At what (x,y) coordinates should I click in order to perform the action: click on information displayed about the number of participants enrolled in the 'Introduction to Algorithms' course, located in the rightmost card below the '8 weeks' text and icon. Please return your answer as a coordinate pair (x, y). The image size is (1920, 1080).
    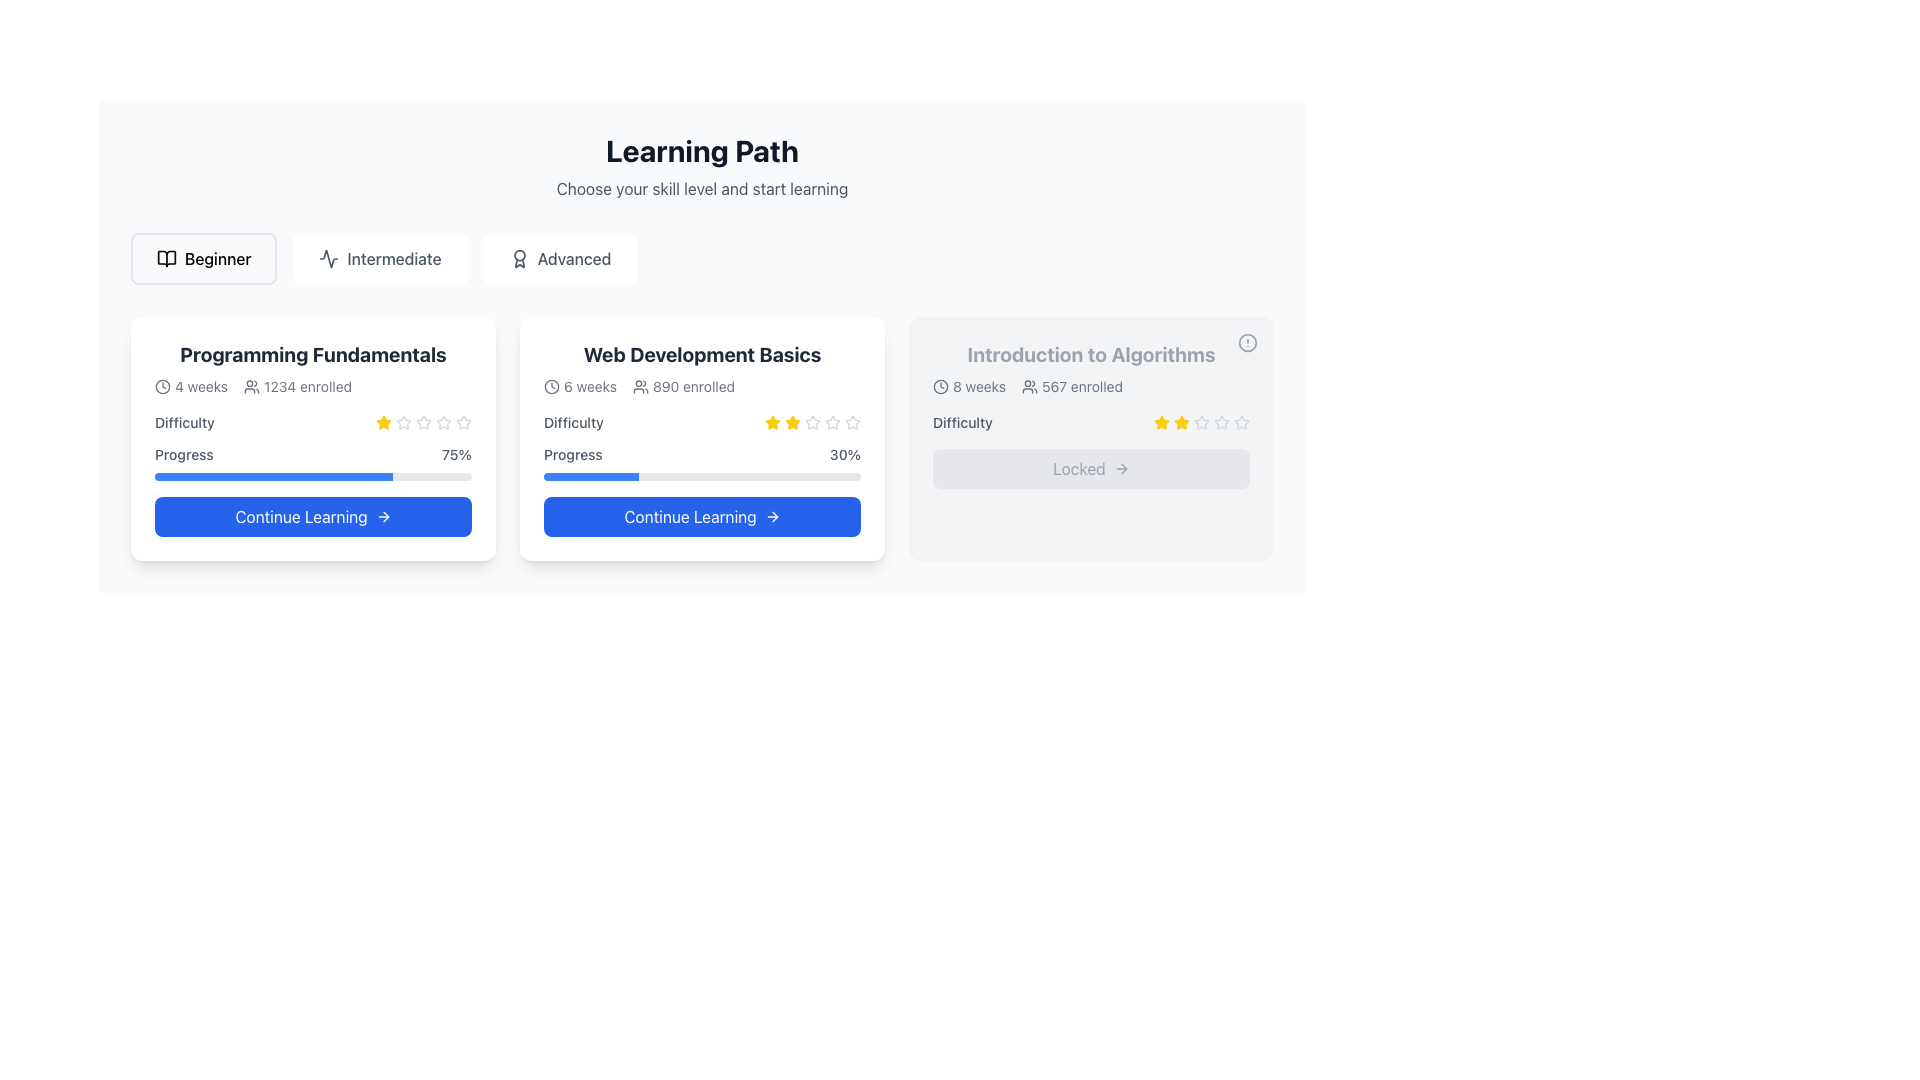
    Looking at the image, I should click on (1071, 386).